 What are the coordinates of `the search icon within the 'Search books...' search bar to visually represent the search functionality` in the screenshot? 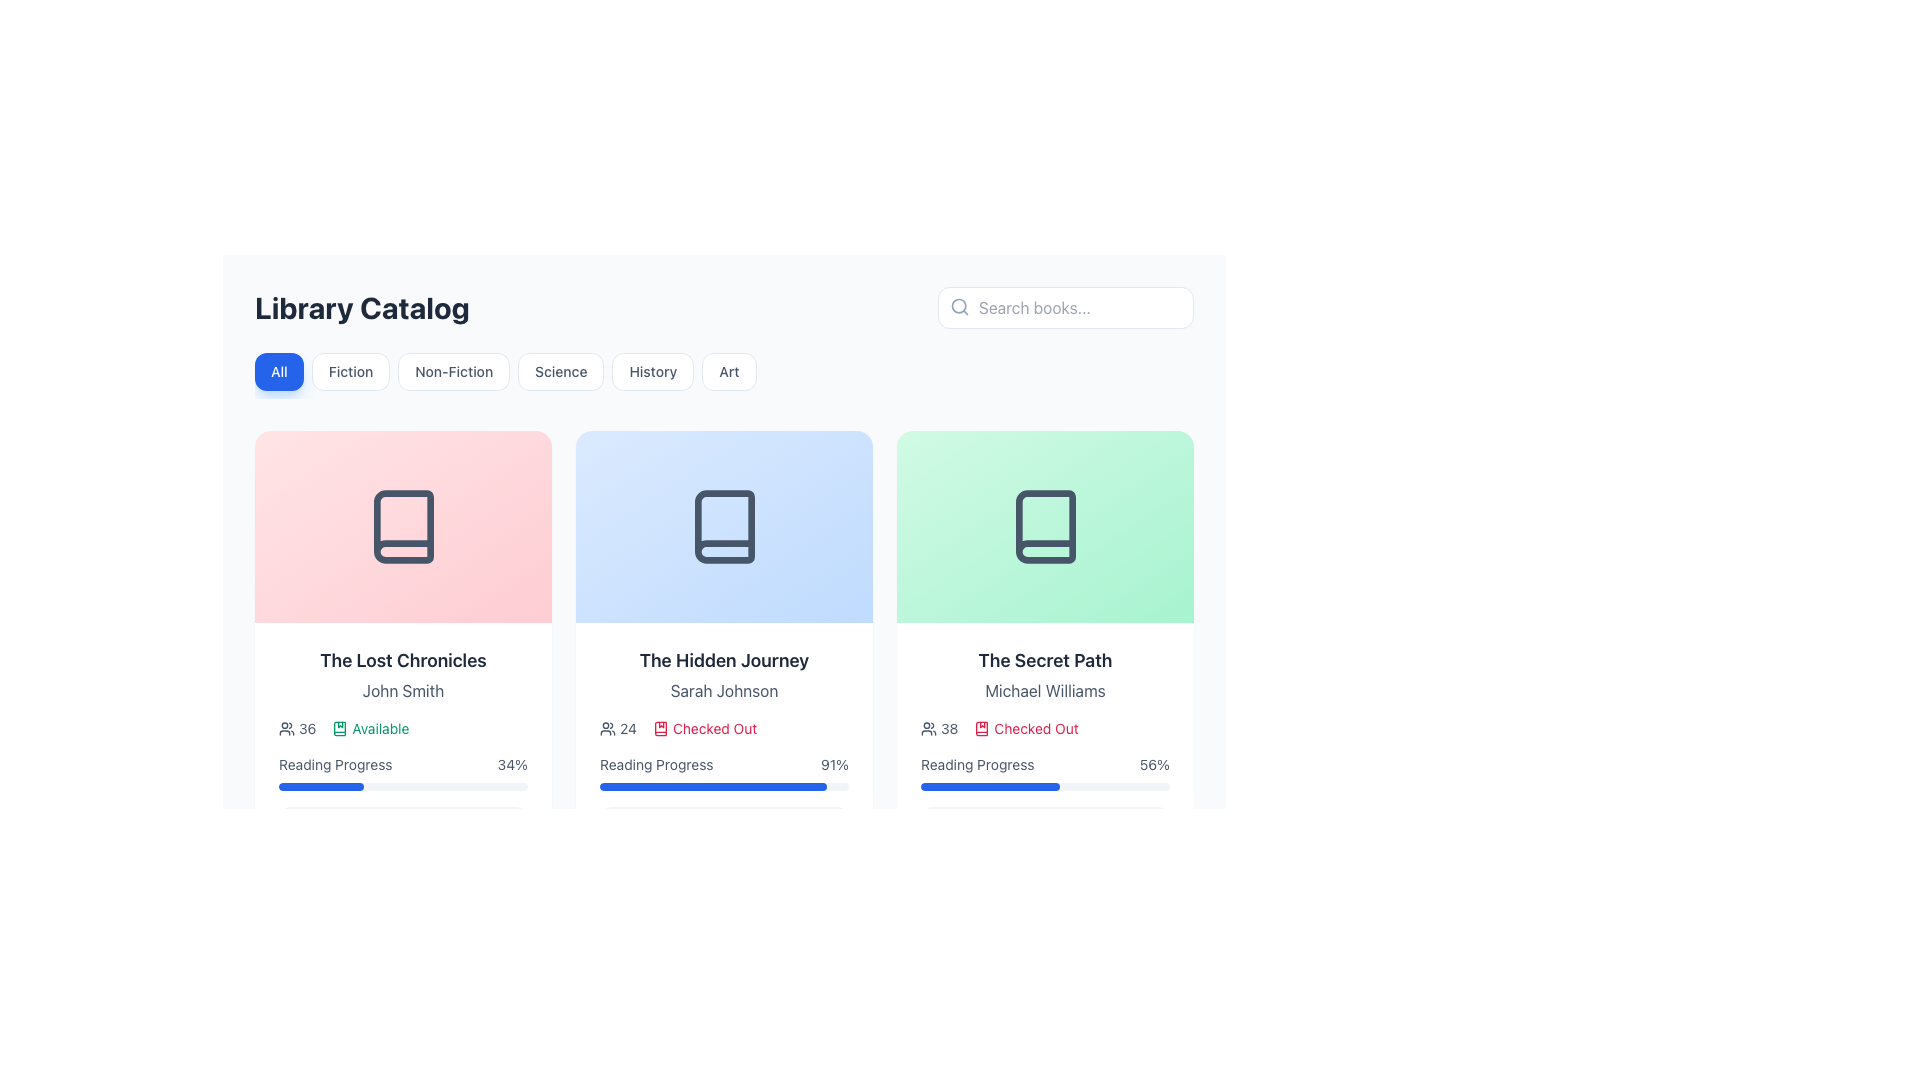 It's located at (958, 306).